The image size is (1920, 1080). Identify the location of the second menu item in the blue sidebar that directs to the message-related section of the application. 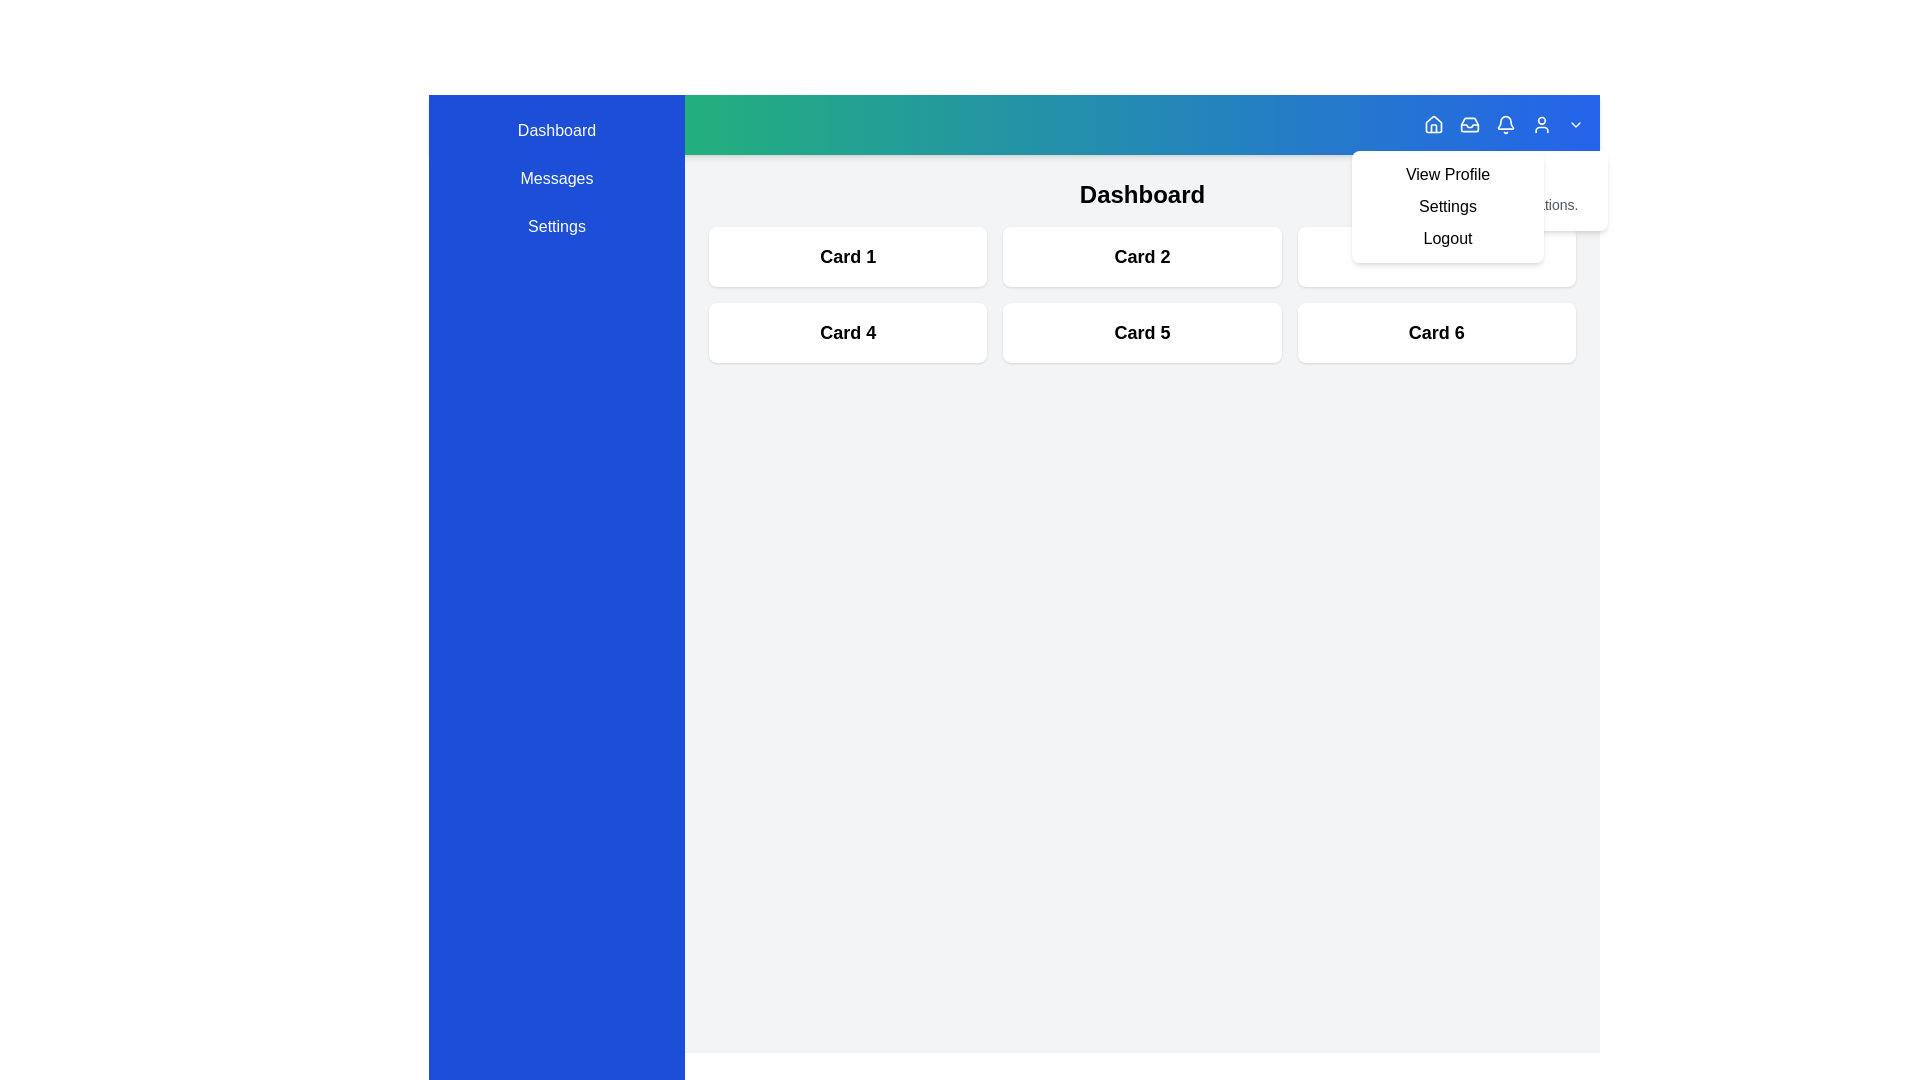
(556, 177).